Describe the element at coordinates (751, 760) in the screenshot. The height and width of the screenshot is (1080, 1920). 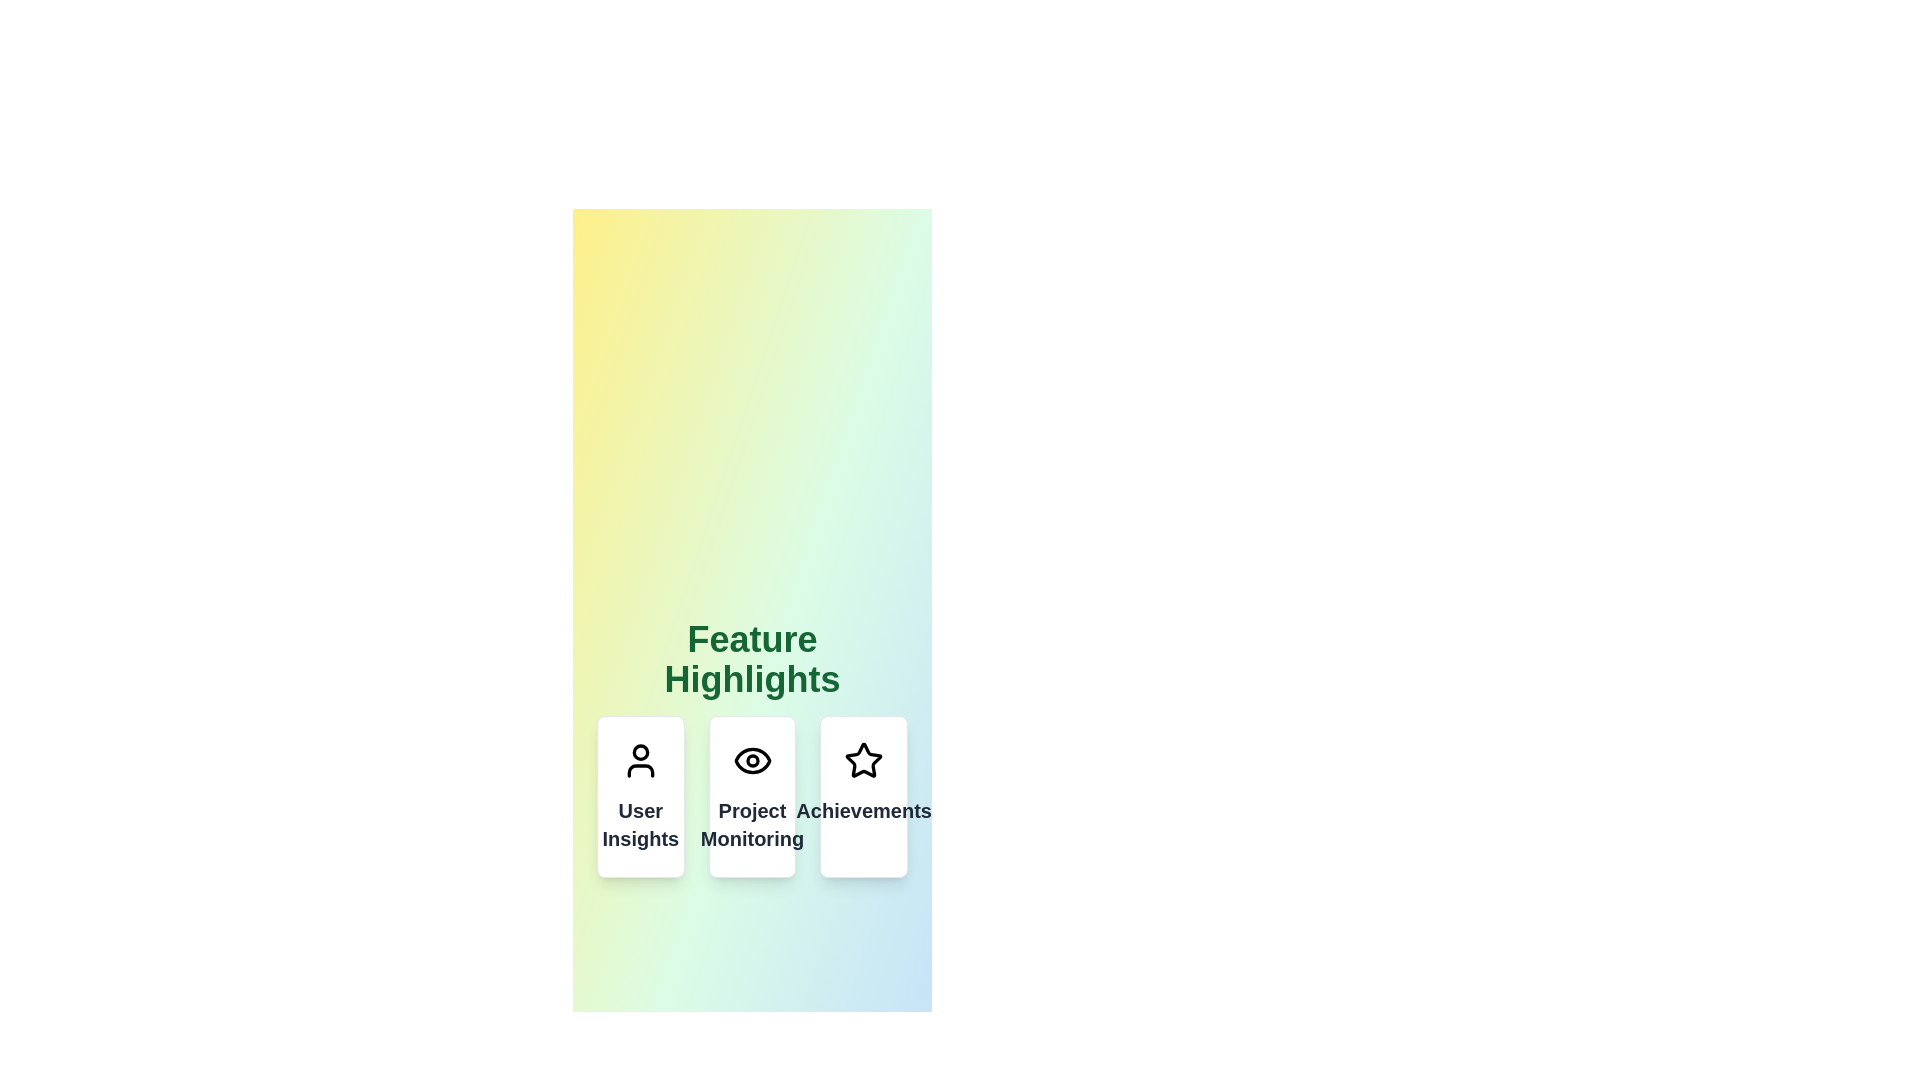
I see `the circular icon resembling an eye located at the top center of the 'Project Monitoring' card` at that location.